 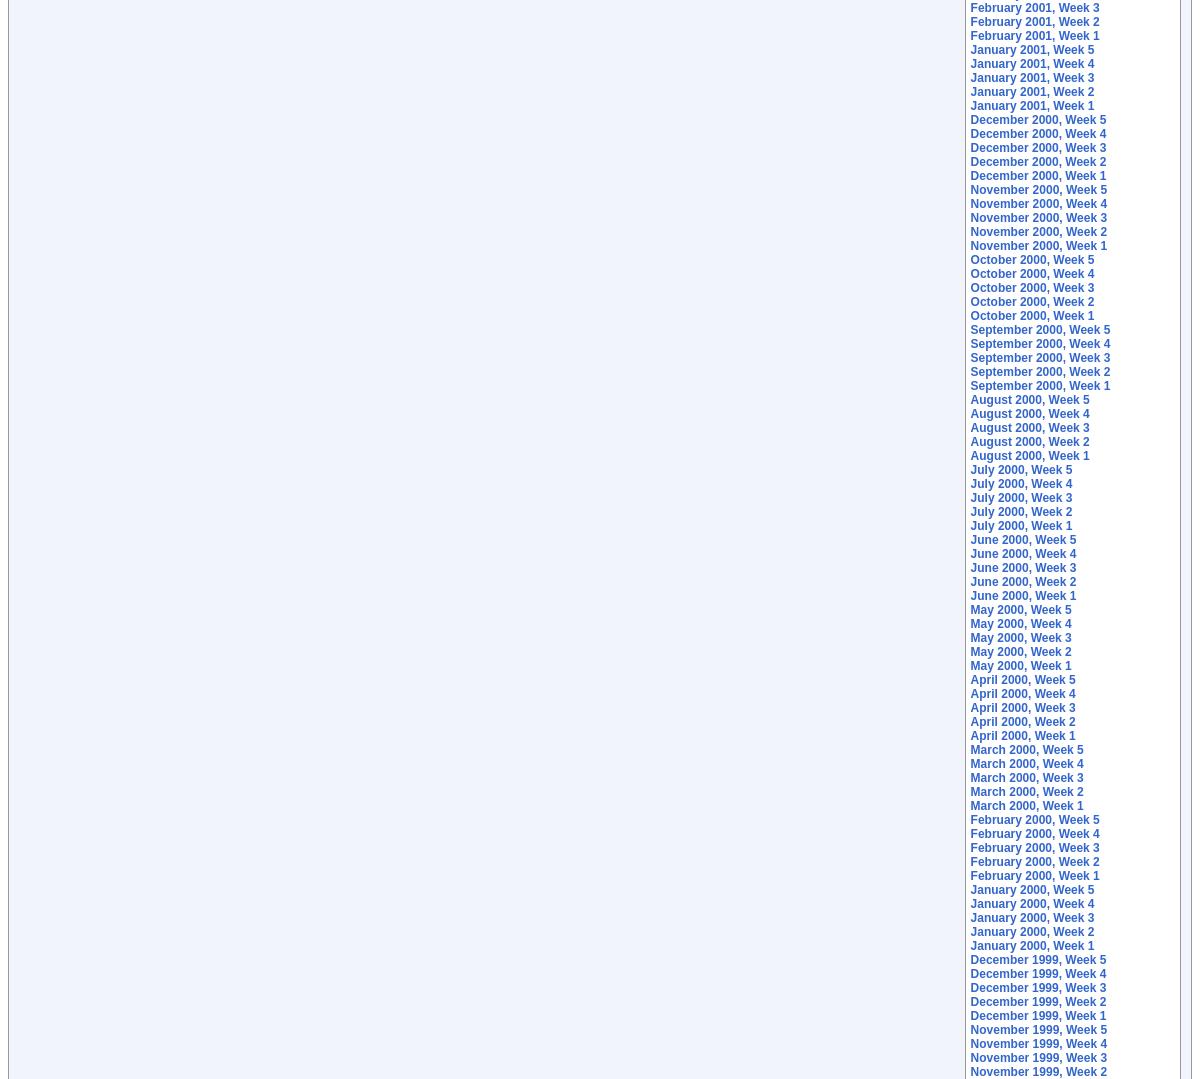 What do you see at coordinates (1038, 175) in the screenshot?
I see `'December 2000, Week 1'` at bounding box center [1038, 175].